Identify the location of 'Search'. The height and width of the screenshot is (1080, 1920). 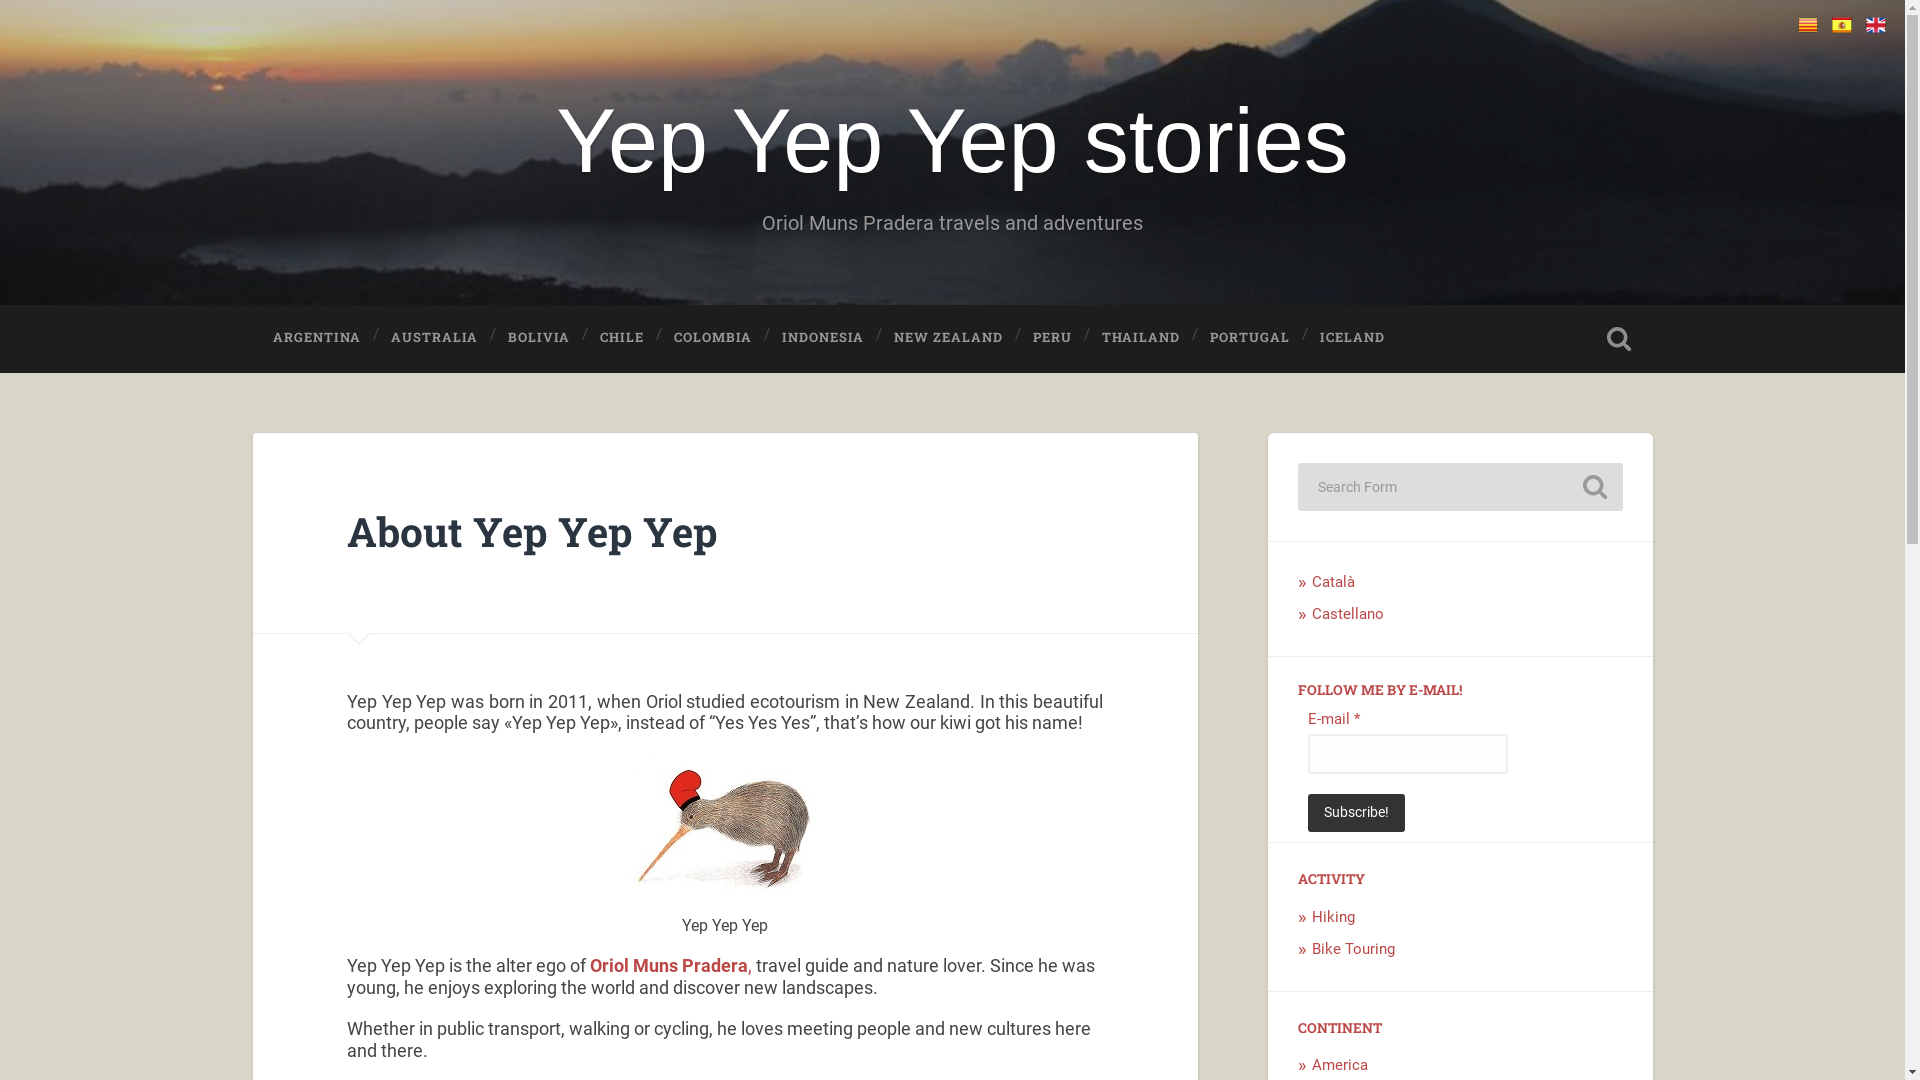
(1592, 486).